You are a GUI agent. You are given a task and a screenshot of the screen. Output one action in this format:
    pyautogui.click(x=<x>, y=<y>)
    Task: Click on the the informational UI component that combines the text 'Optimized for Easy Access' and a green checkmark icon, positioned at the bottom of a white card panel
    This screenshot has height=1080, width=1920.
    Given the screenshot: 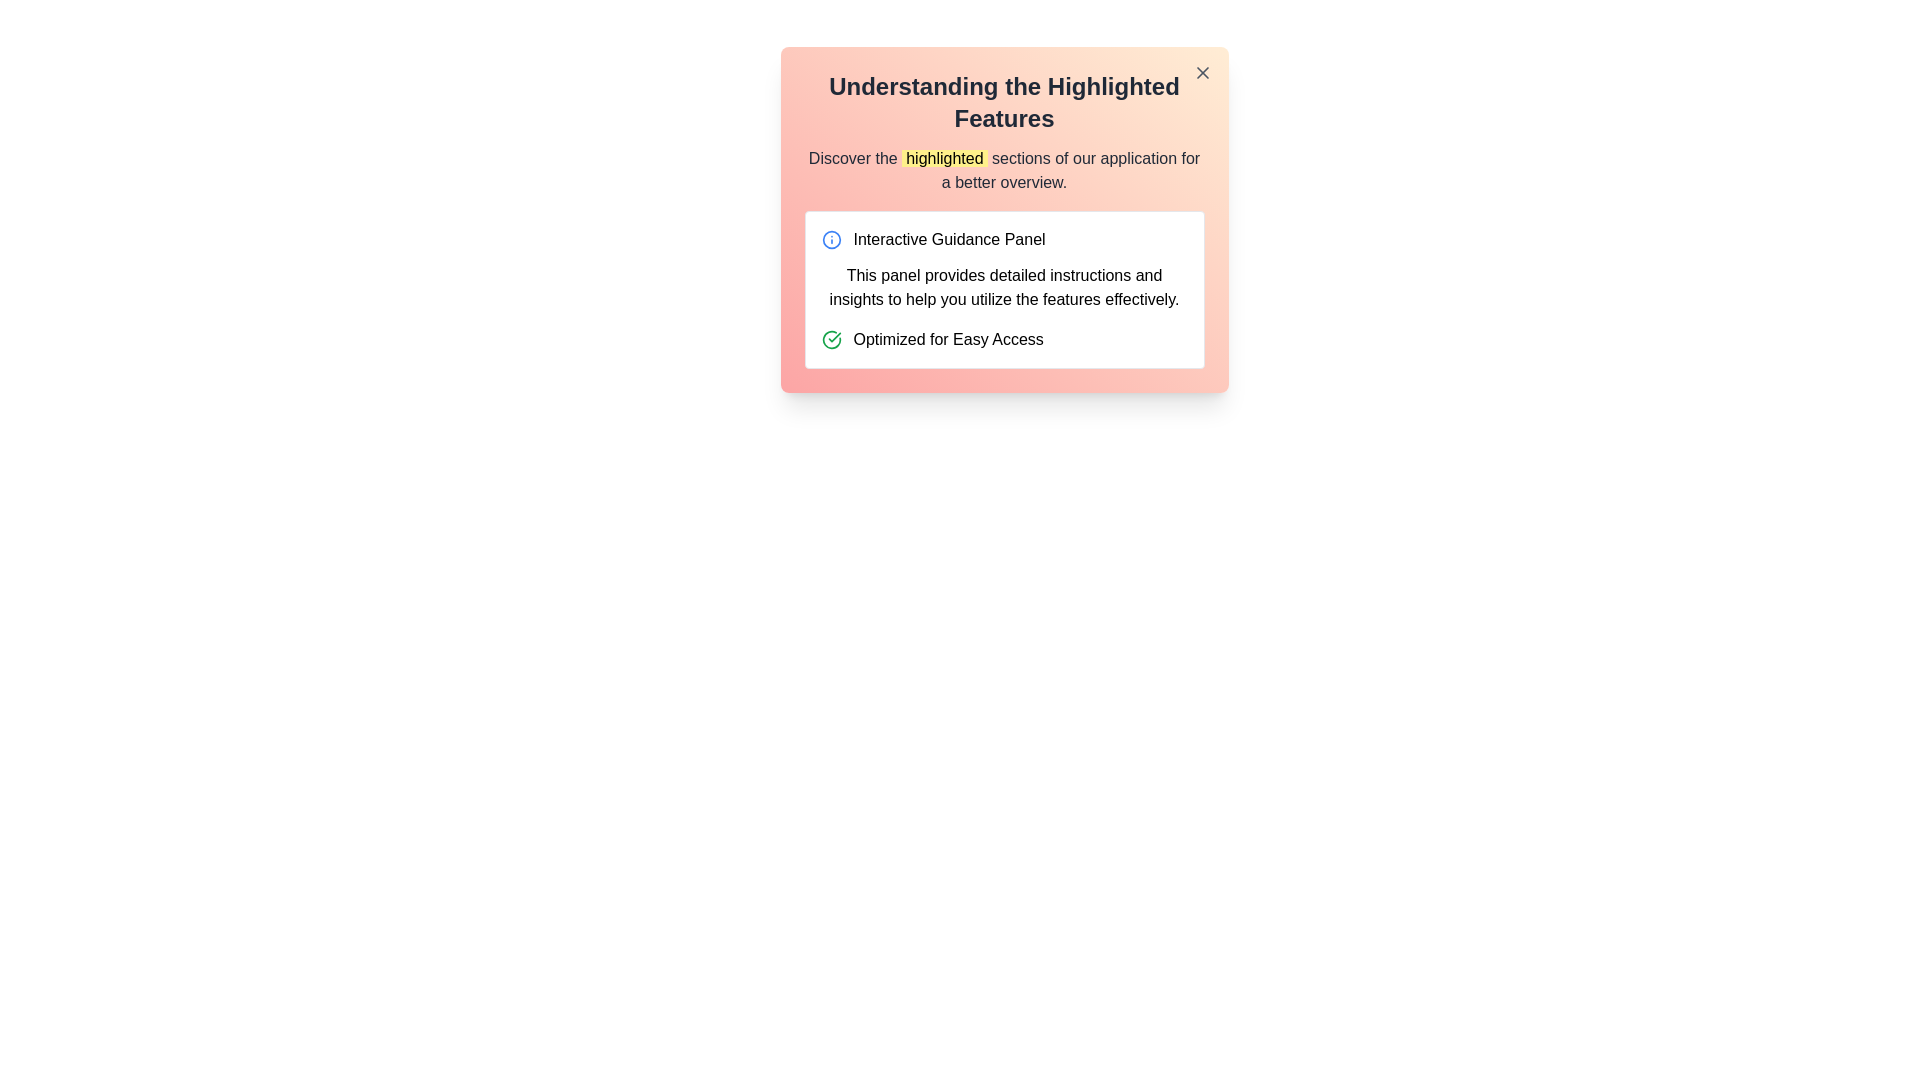 What is the action you would take?
    pyautogui.click(x=1004, y=338)
    